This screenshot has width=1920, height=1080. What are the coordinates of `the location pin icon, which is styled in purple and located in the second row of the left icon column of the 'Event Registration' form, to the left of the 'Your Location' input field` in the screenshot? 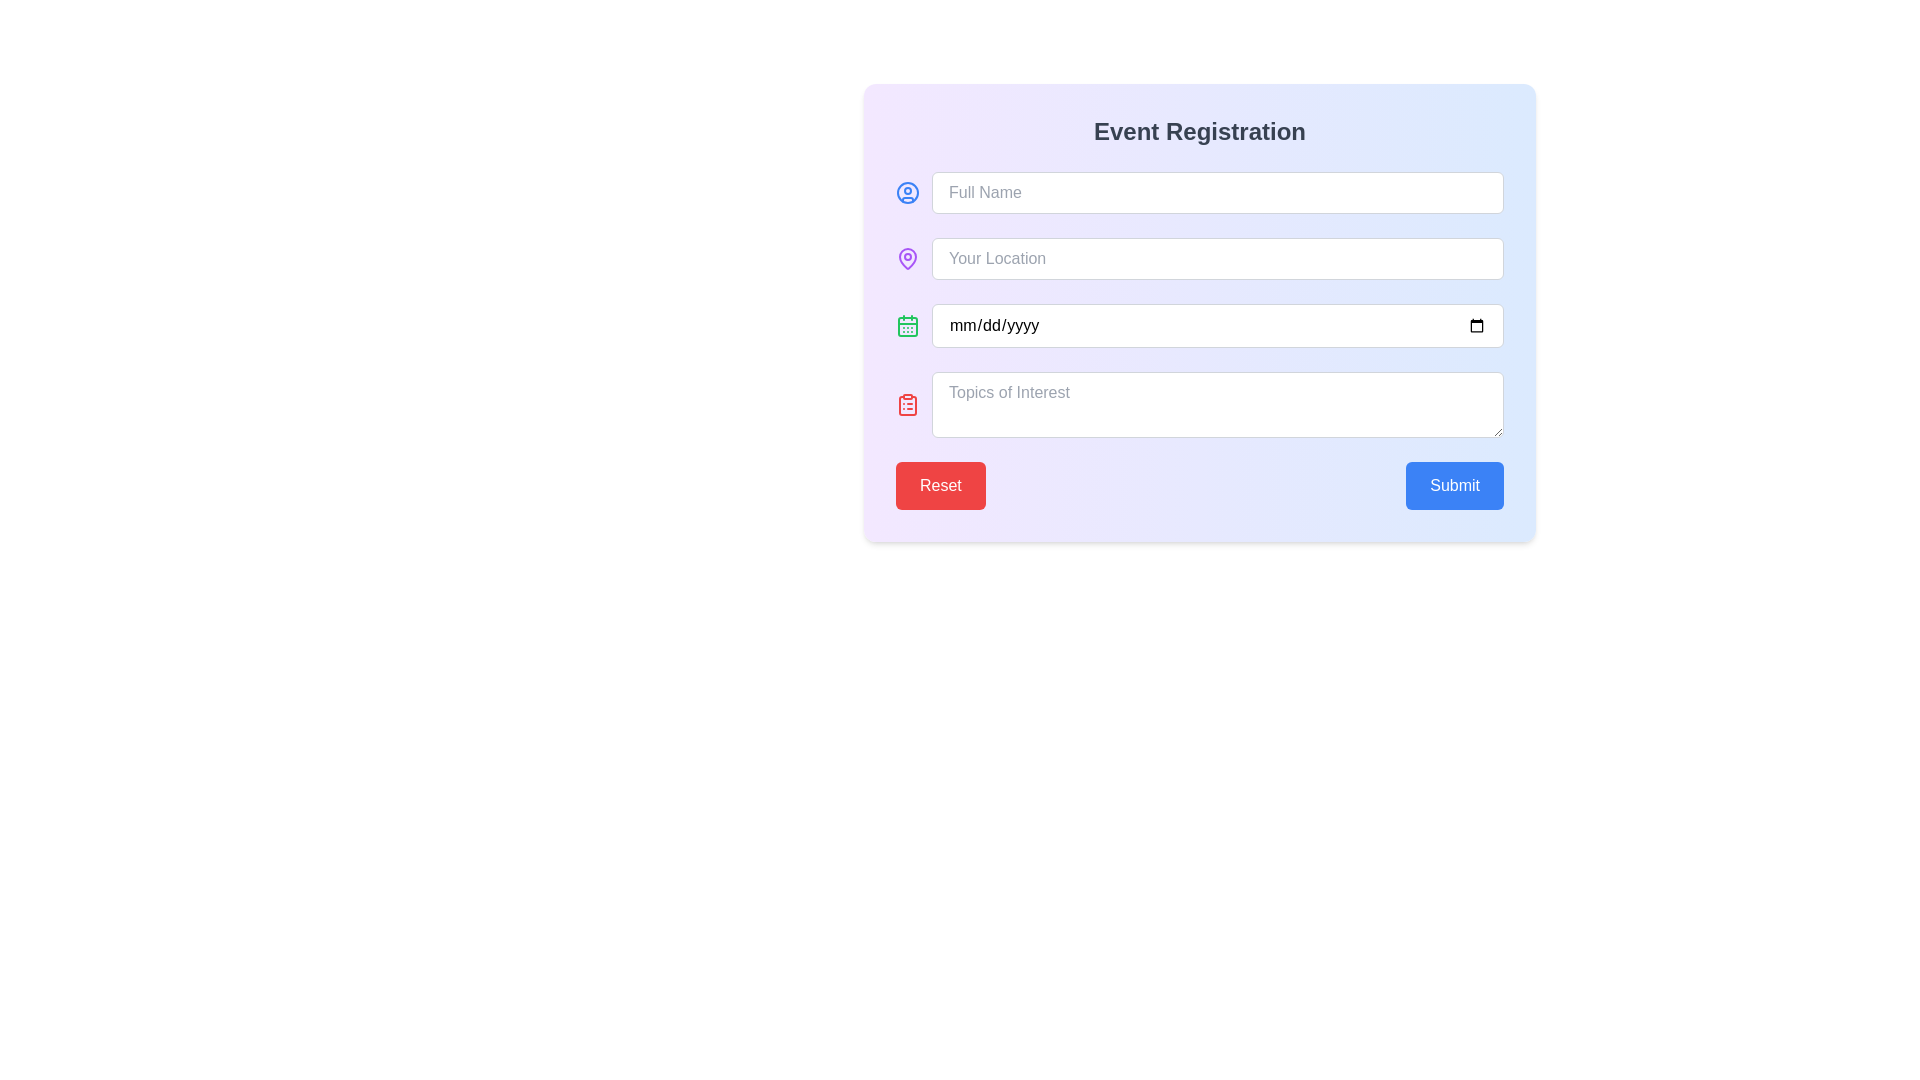 It's located at (906, 257).